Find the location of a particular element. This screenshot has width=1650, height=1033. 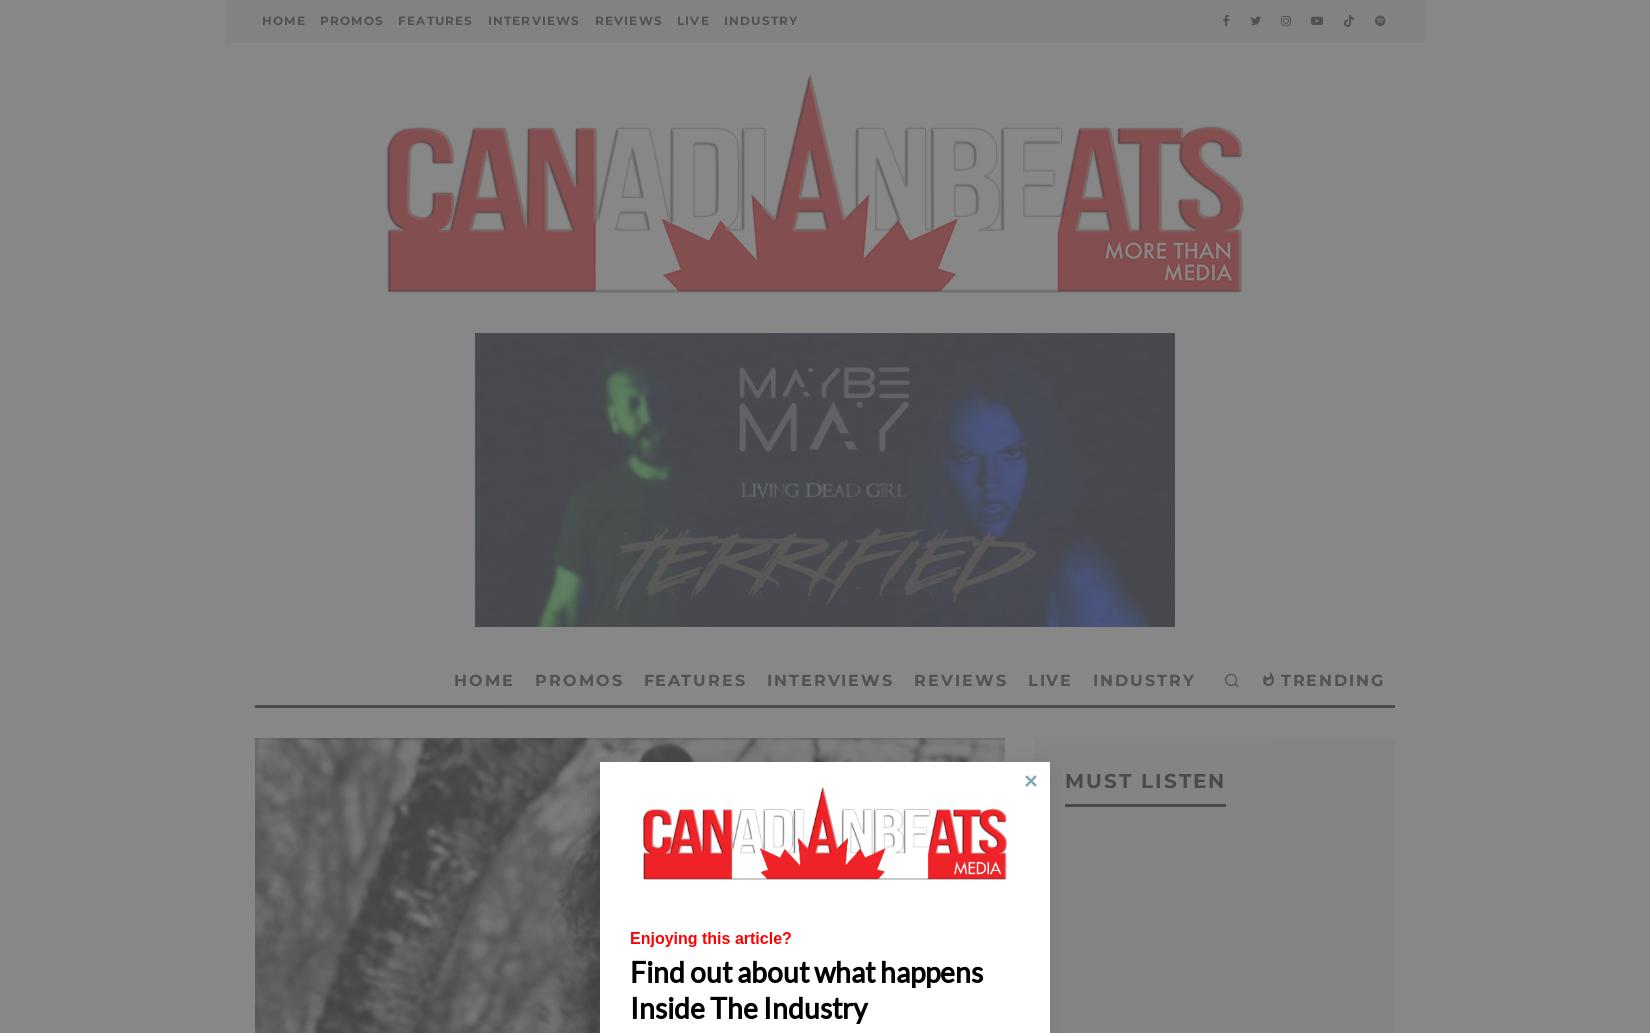

'5qs' is located at coordinates (523, 111).